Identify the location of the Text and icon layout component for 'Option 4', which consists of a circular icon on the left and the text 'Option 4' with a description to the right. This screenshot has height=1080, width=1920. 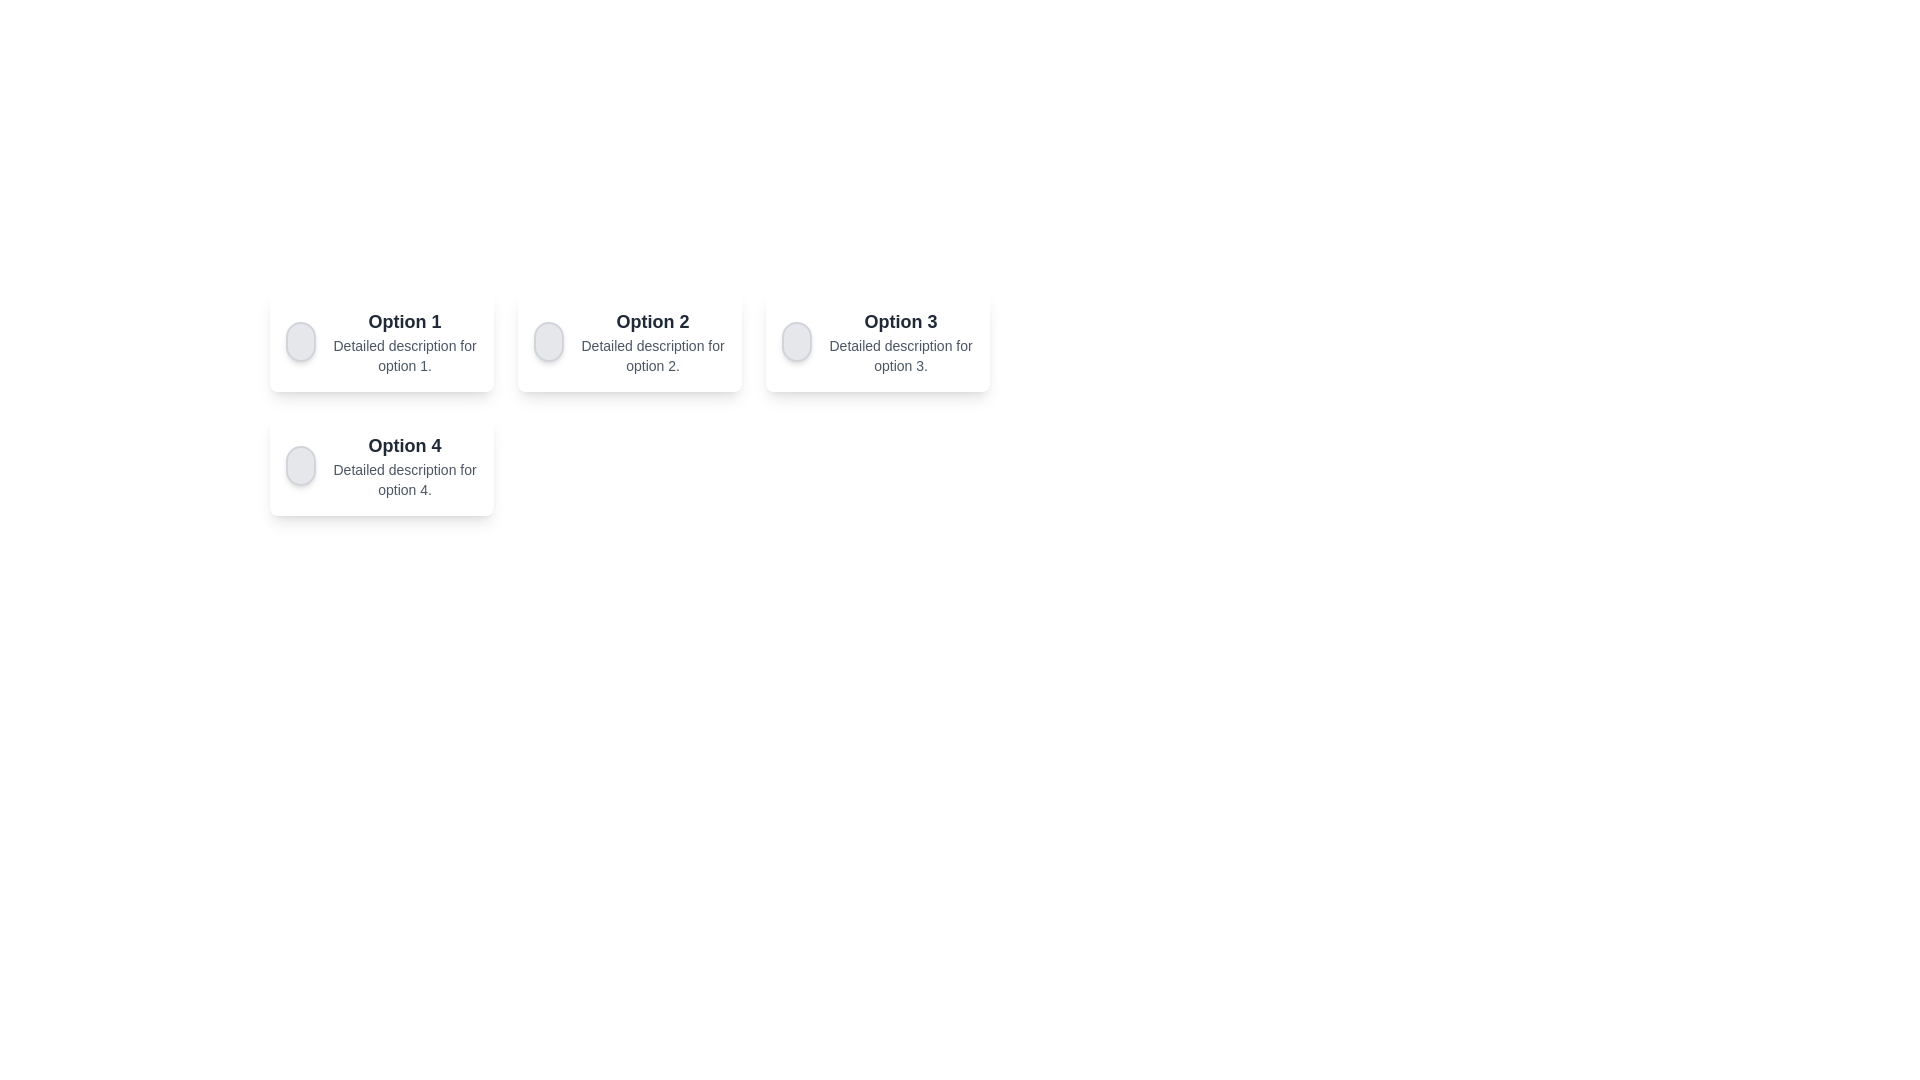
(382, 466).